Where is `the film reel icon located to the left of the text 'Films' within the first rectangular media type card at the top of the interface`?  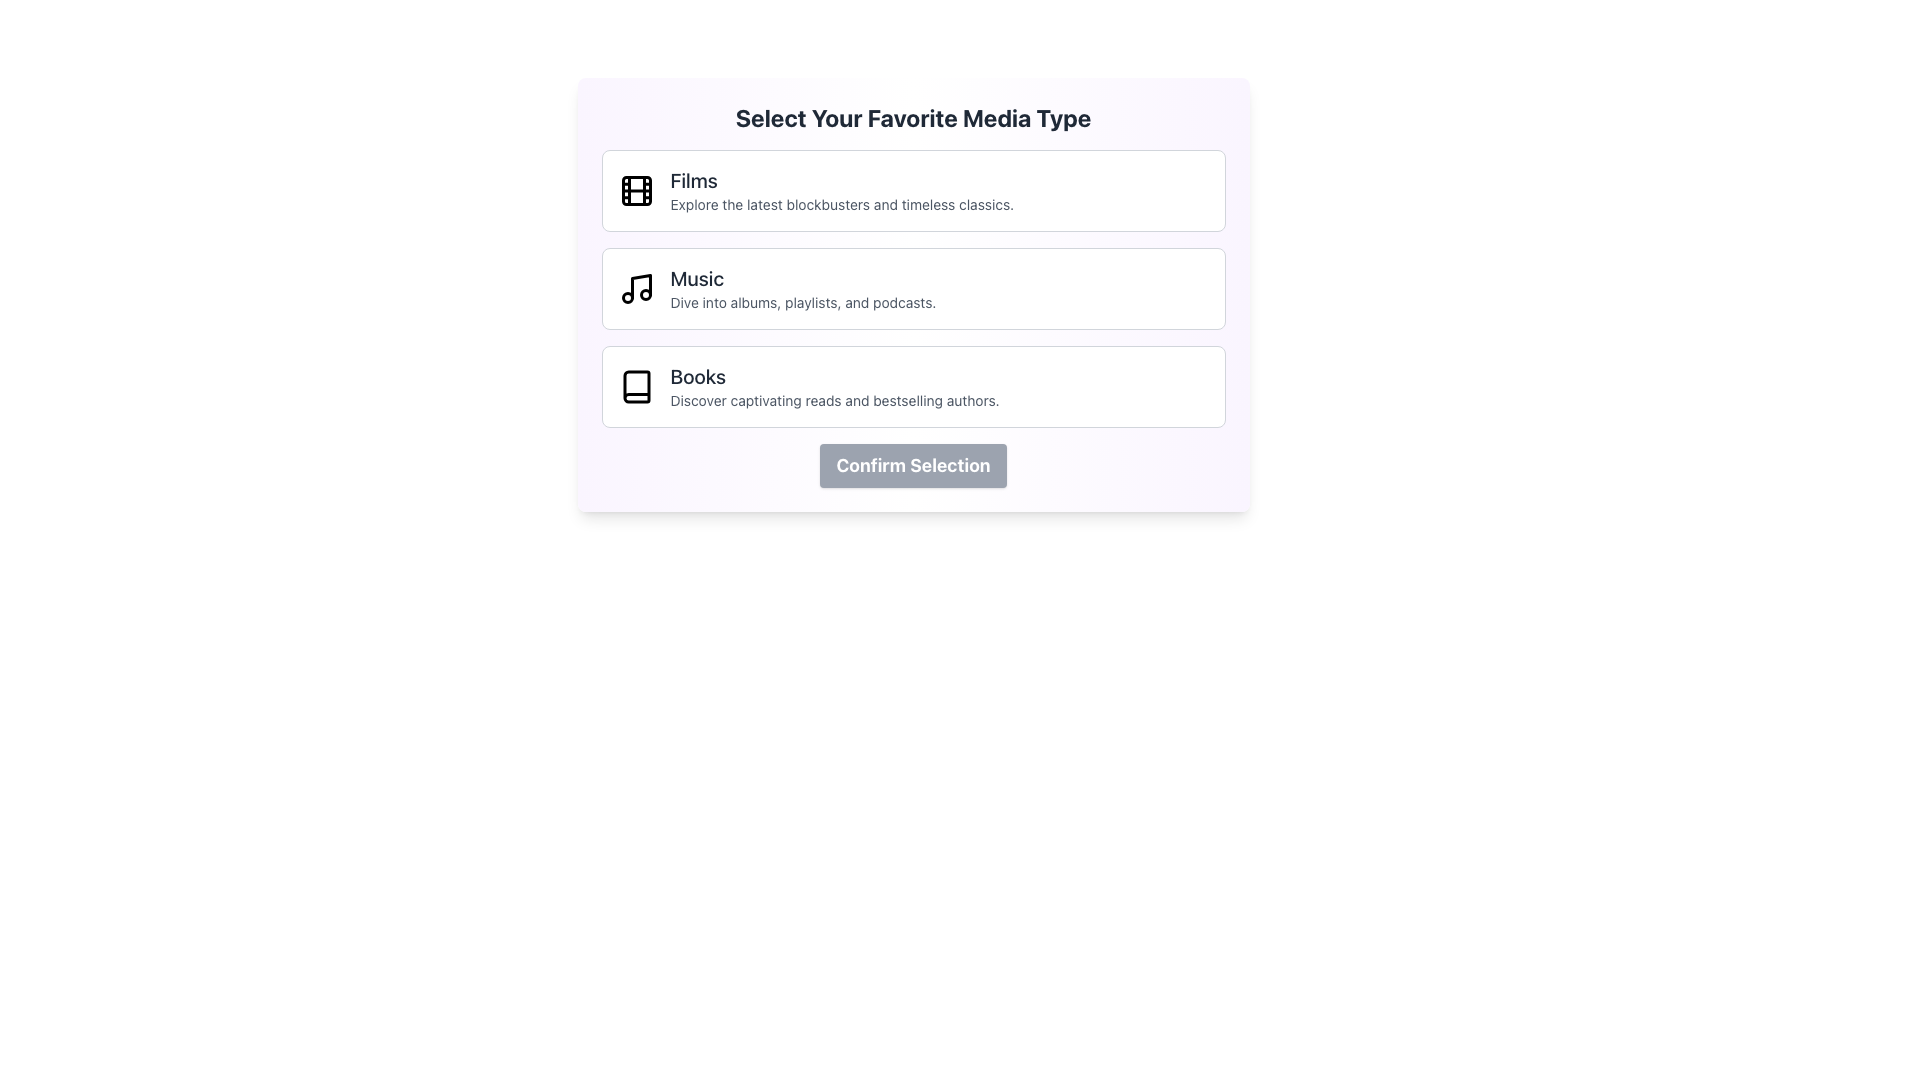 the film reel icon located to the left of the text 'Films' within the first rectangular media type card at the top of the interface is located at coordinates (635, 191).